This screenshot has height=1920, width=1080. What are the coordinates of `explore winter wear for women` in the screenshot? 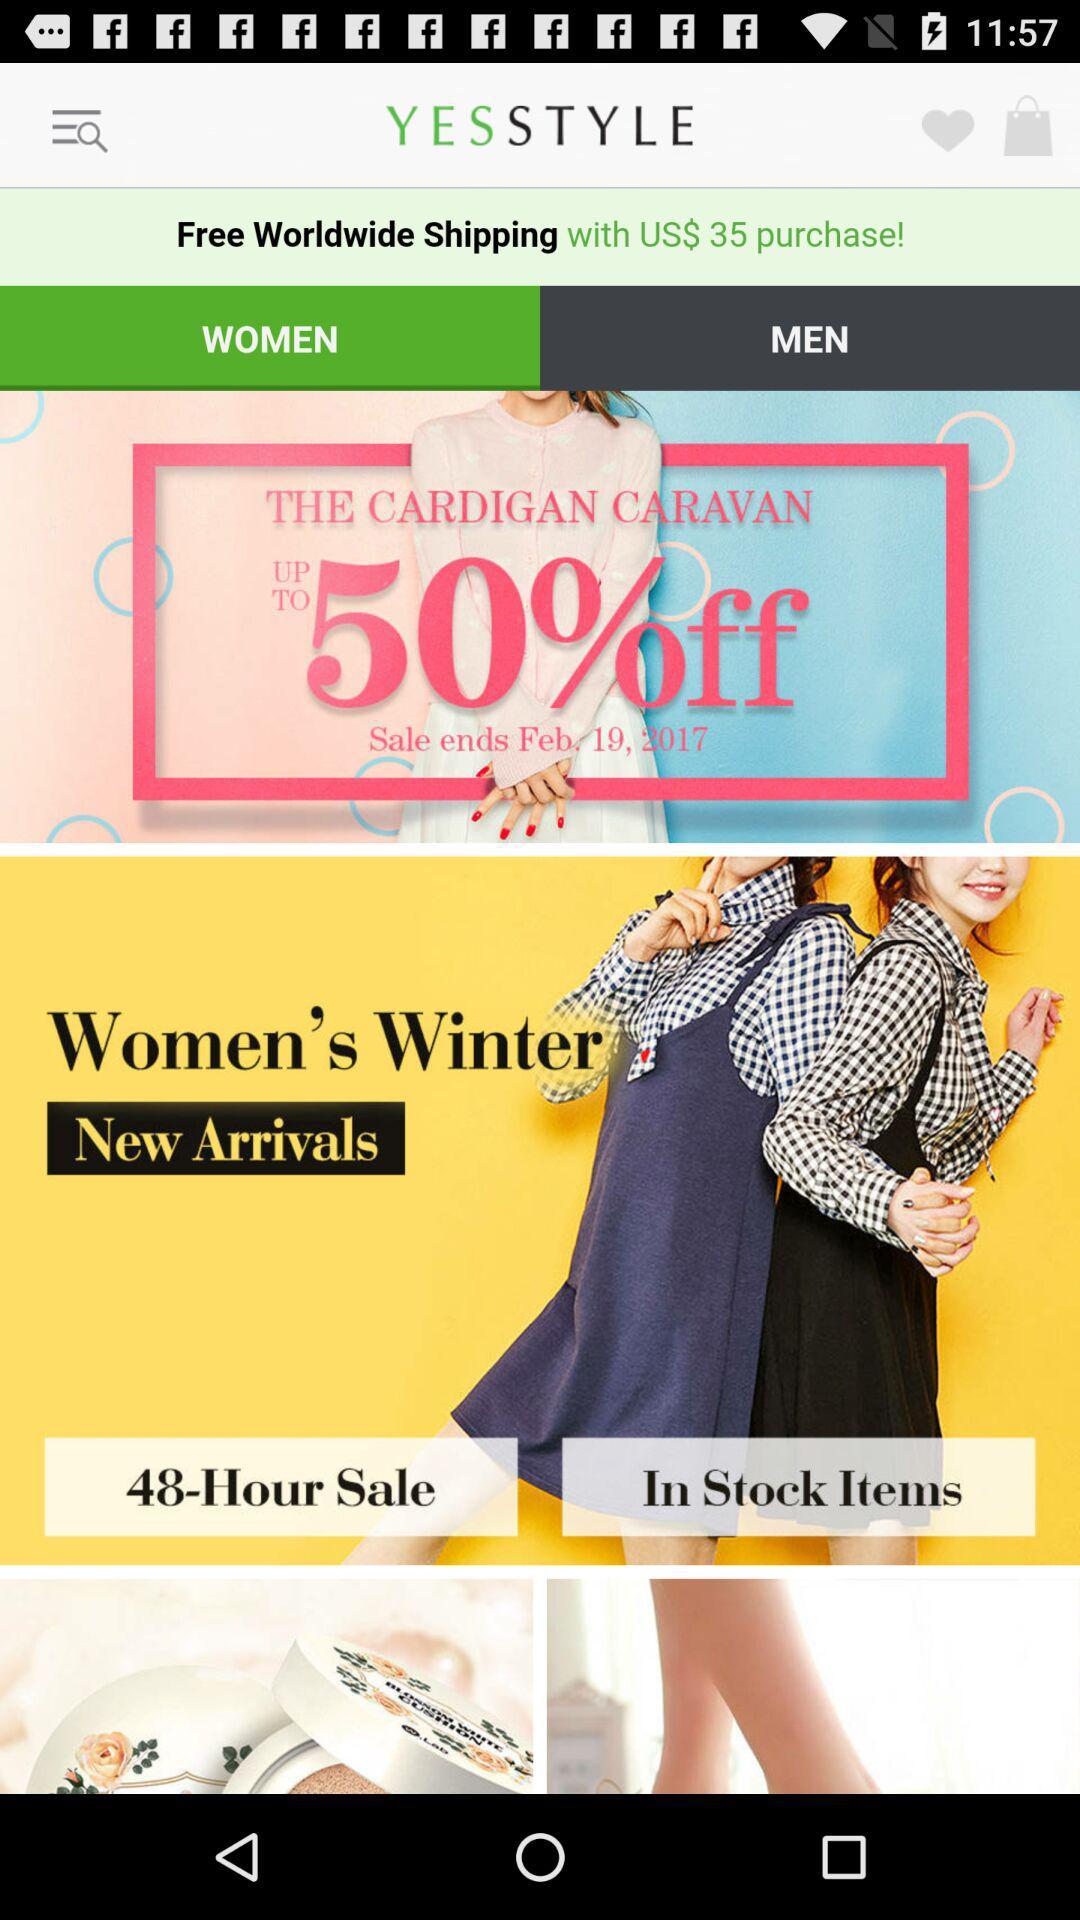 It's located at (813, 1685).